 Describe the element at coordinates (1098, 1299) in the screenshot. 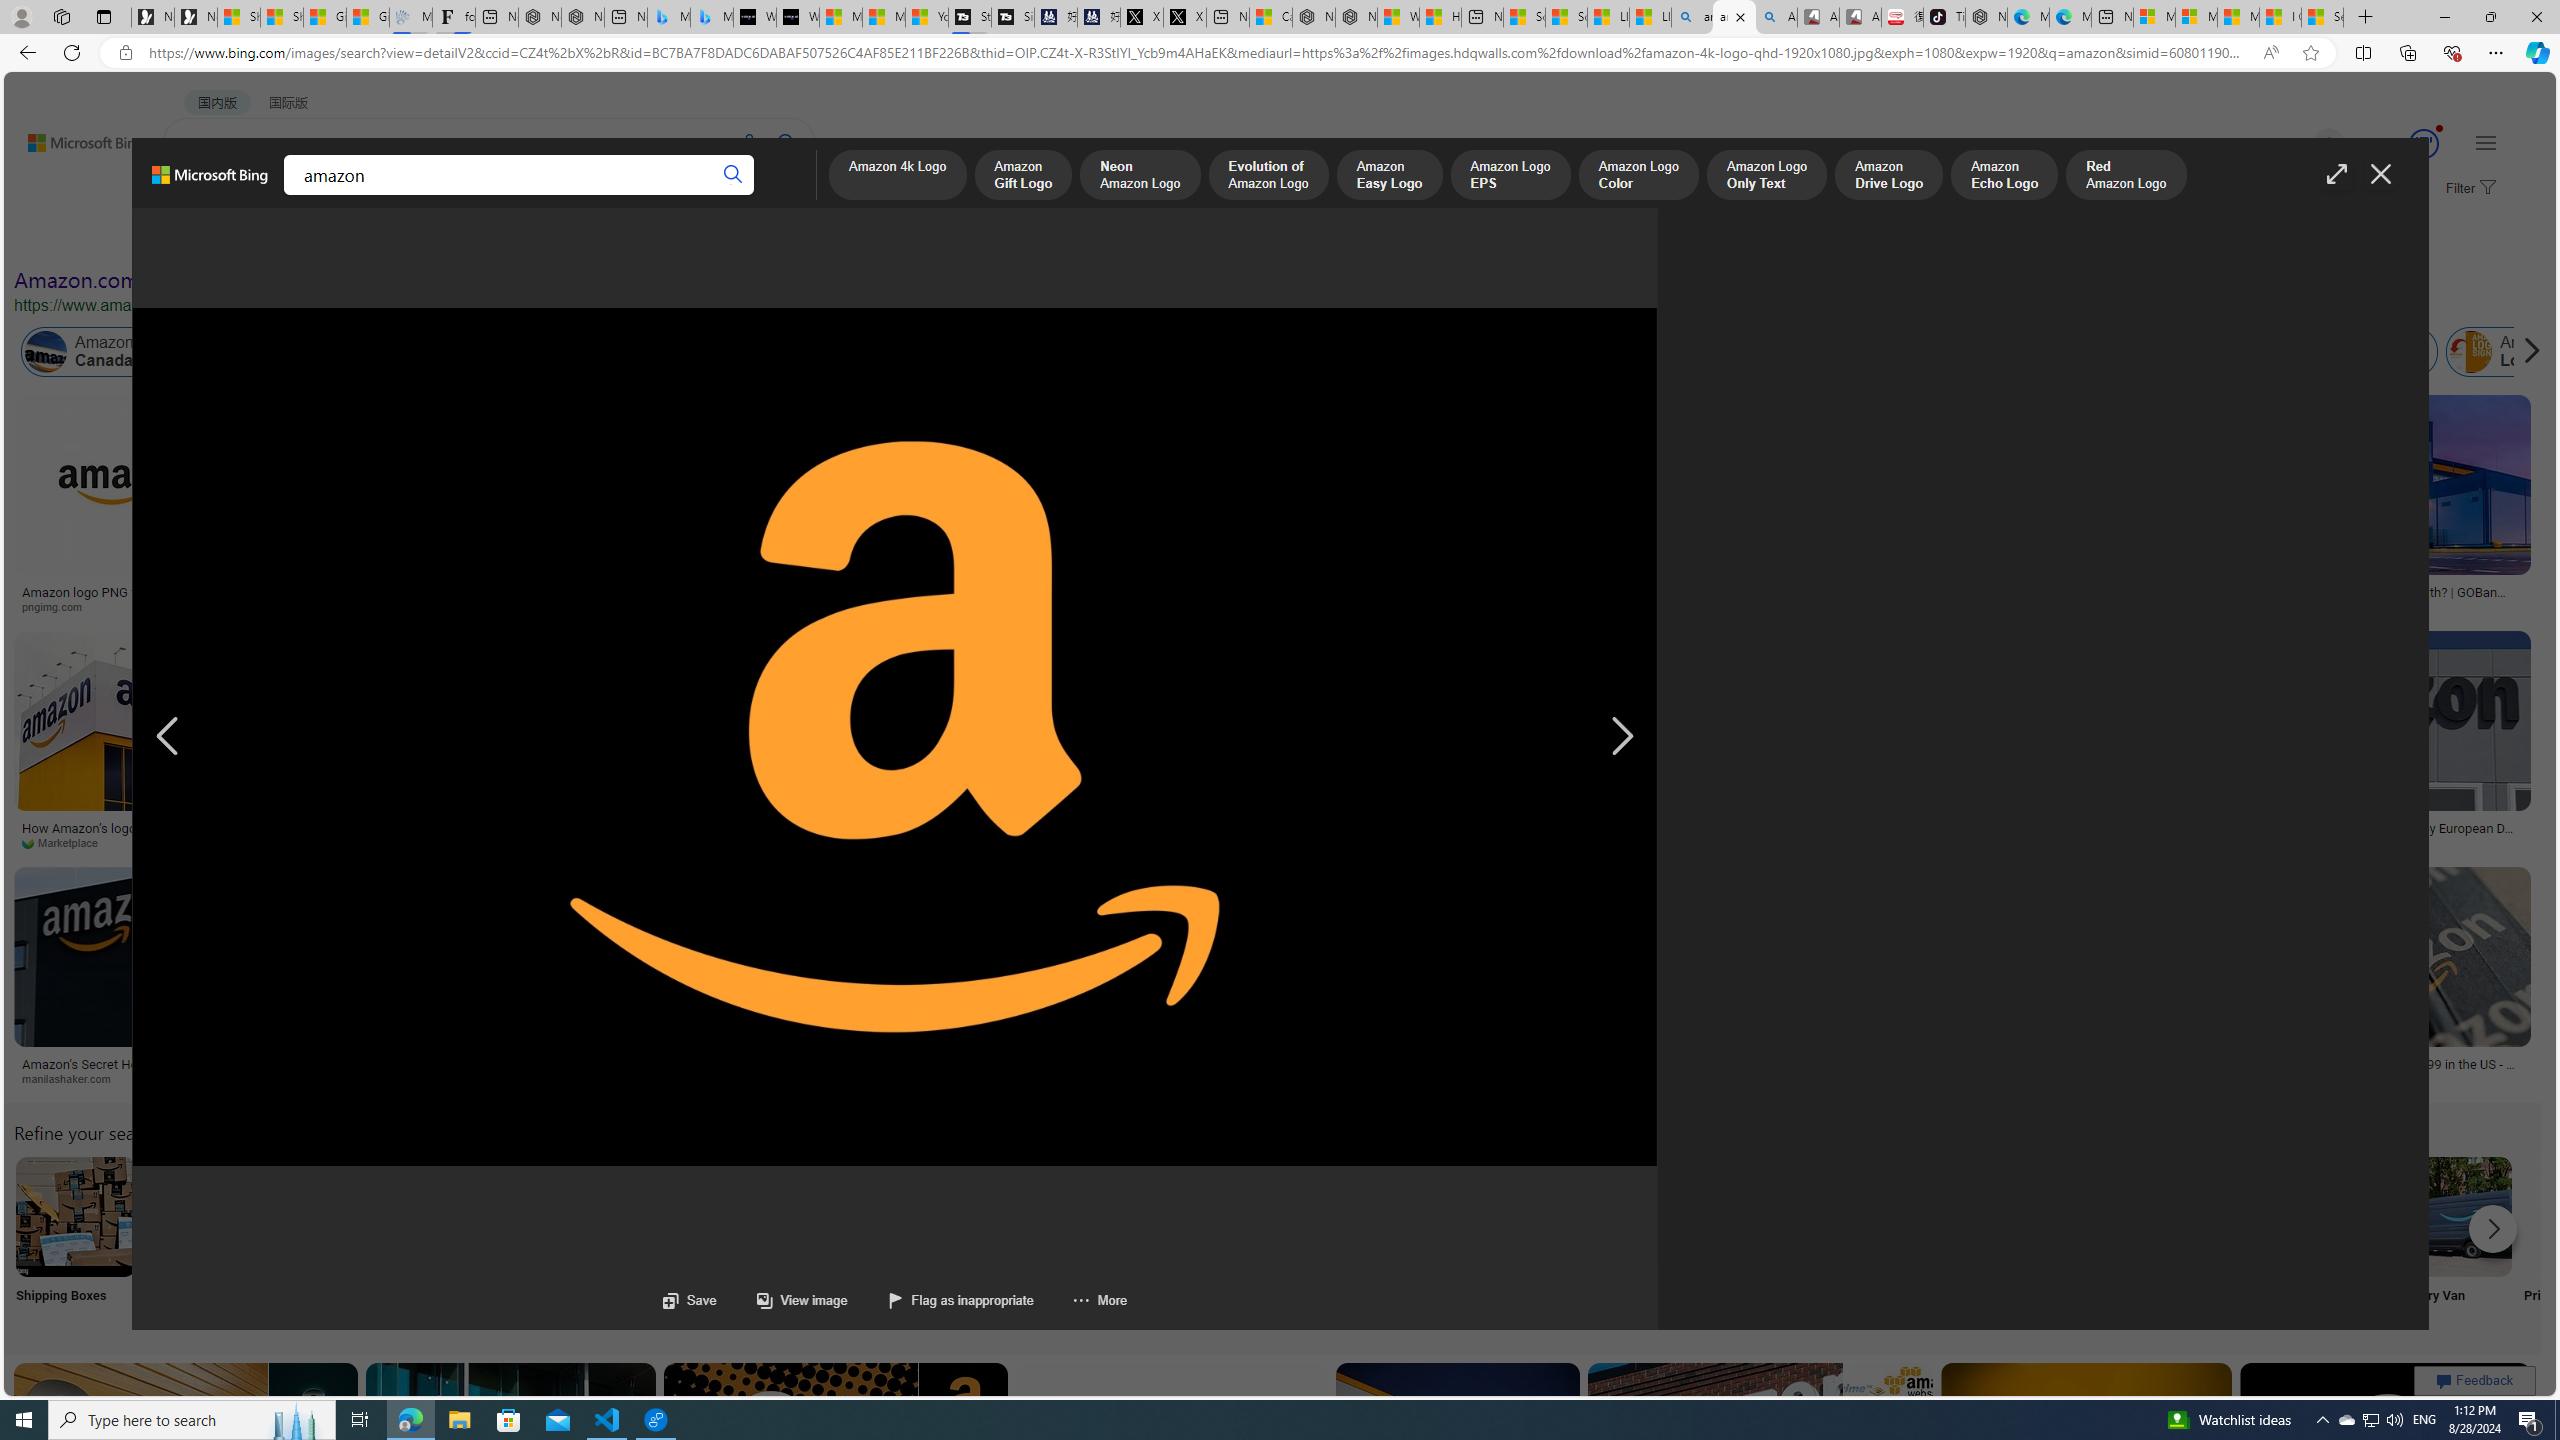

I see `'More'` at that location.